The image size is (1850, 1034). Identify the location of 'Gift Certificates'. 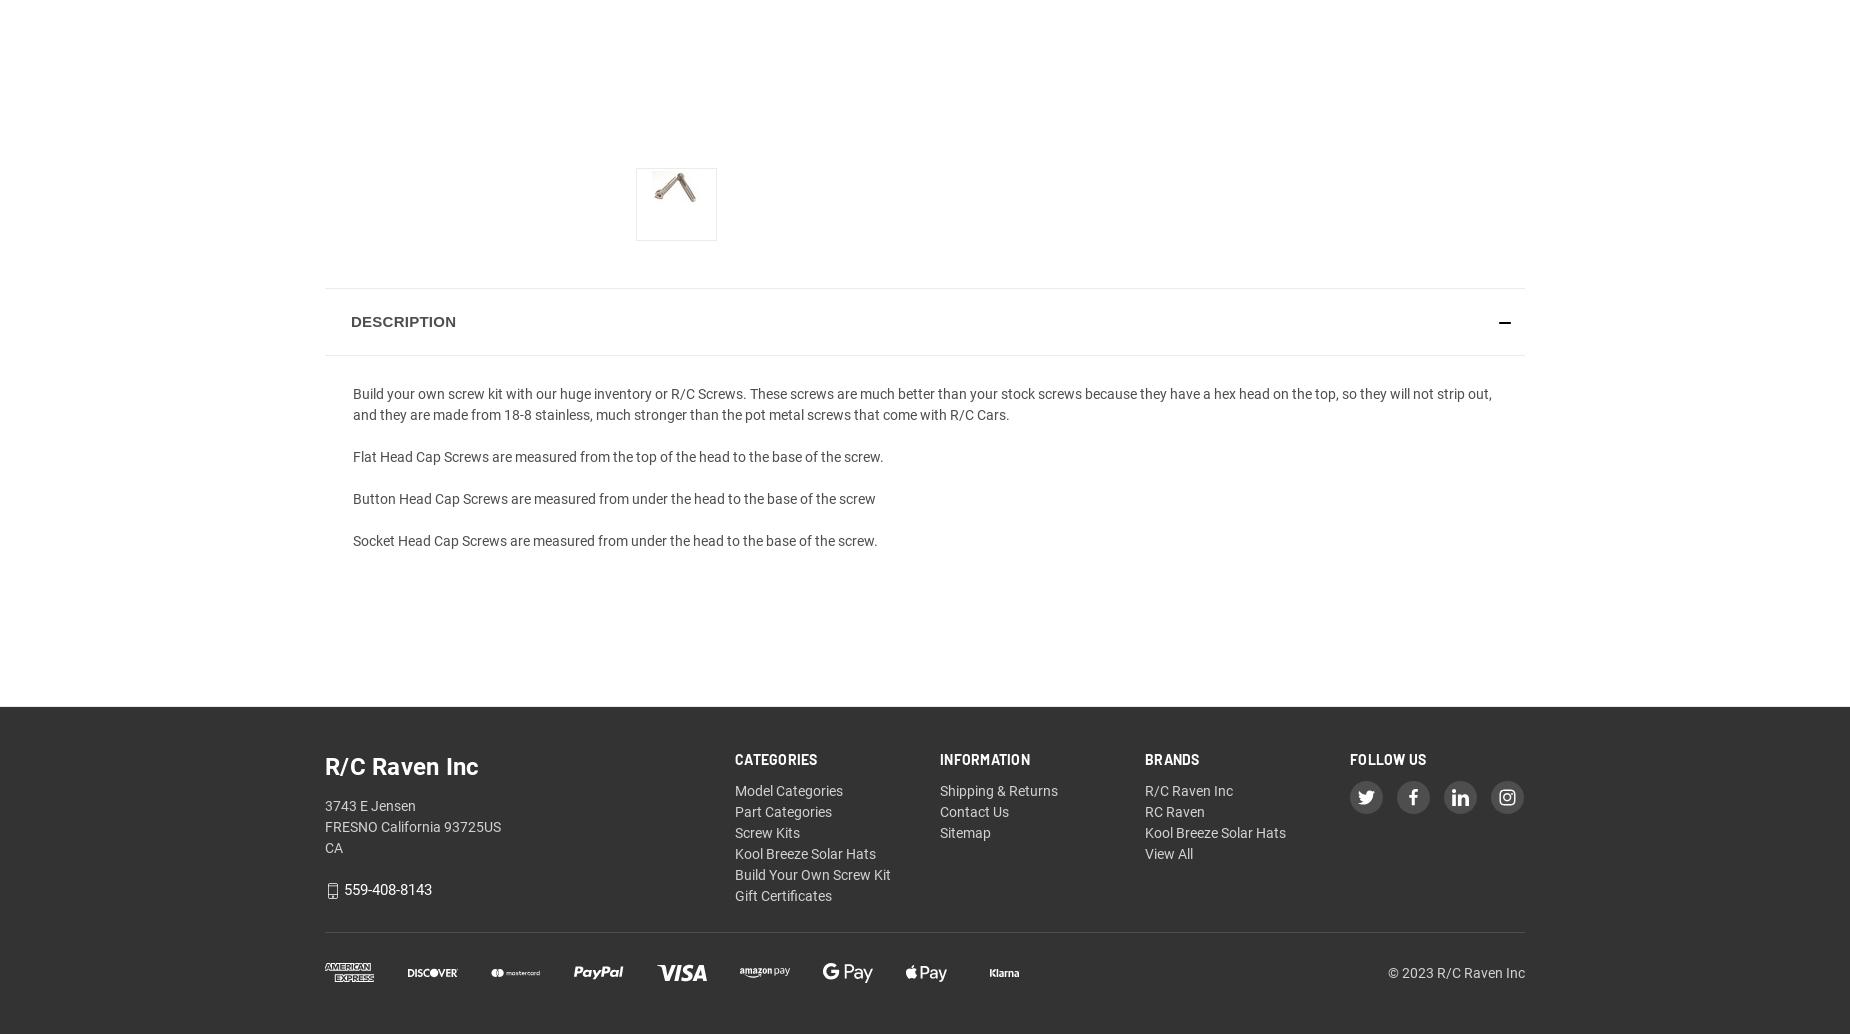
(783, 894).